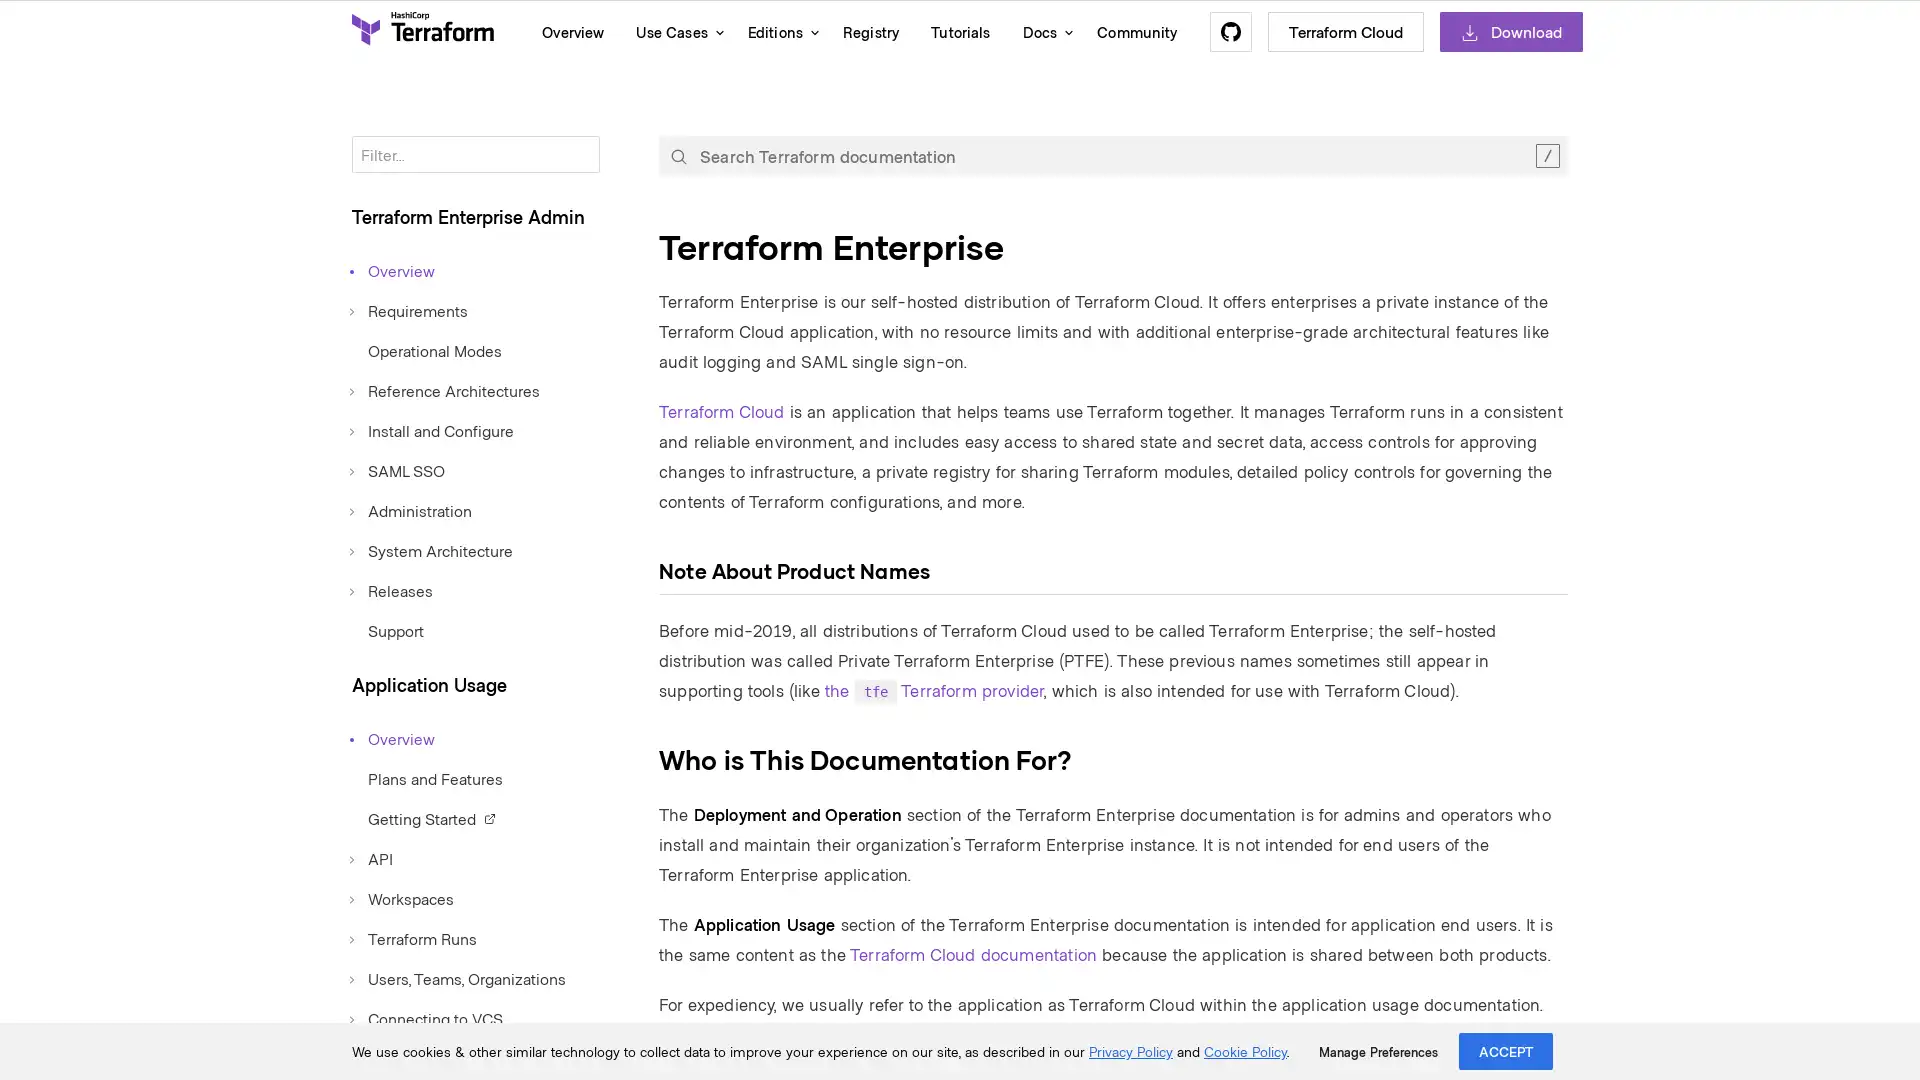  What do you see at coordinates (675, 31) in the screenshot?
I see `Use Cases` at bounding box center [675, 31].